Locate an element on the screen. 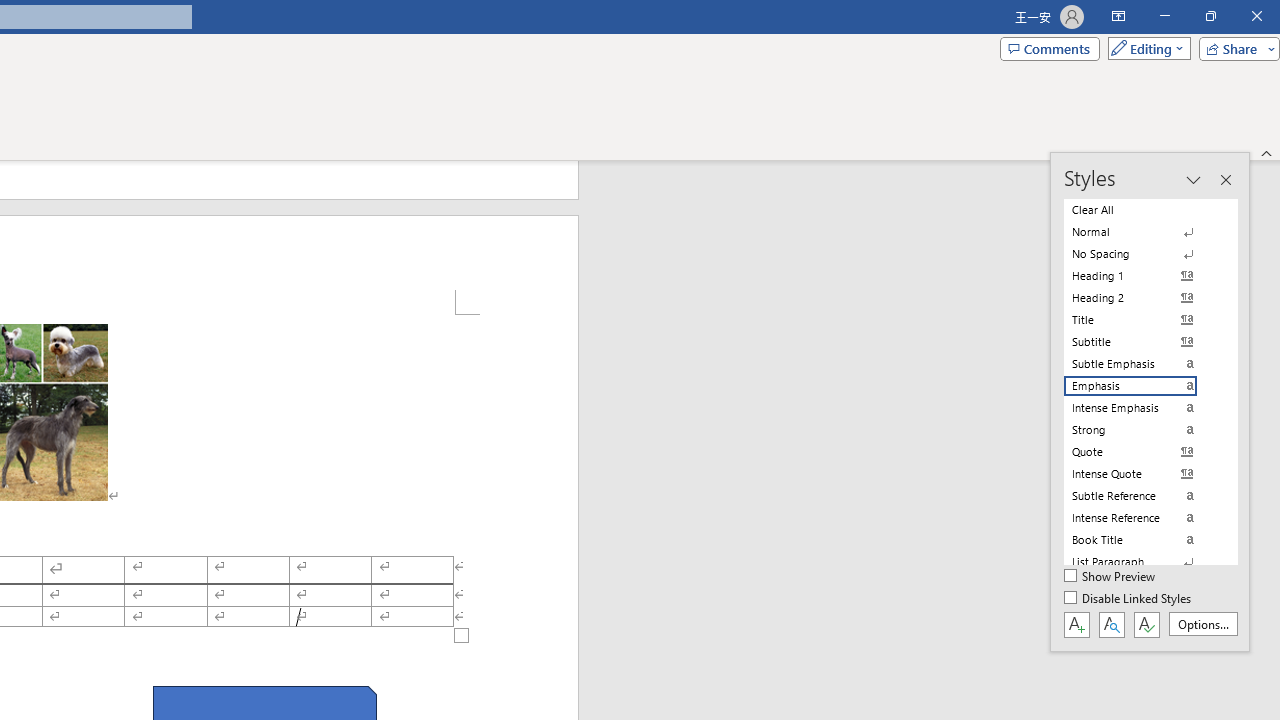 The height and width of the screenshot is (720, 1280). 'Subtle Reference' is located at coordinates (1142, 495).